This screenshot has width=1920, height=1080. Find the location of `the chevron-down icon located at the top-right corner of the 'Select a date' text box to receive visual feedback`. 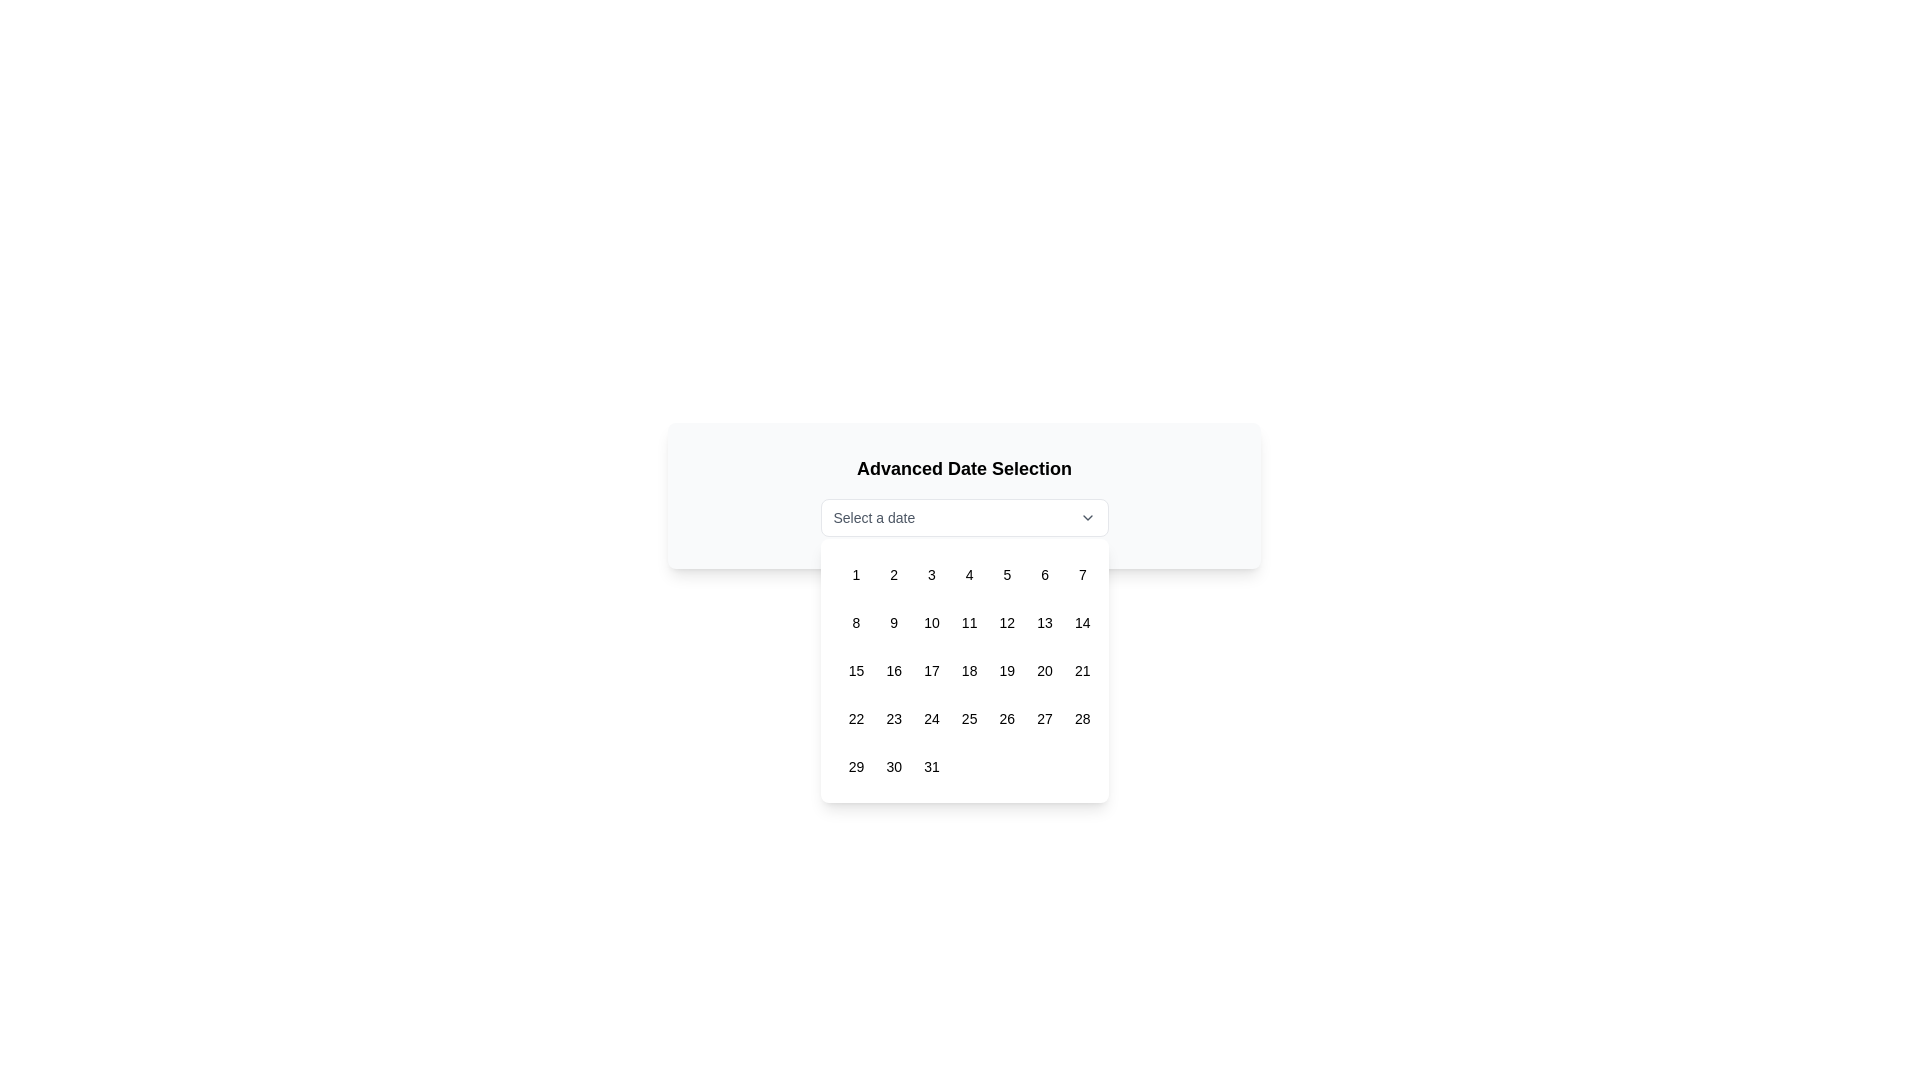

the chevron-down icon located at the top-right corner of the 'Select a date' text box to receive visual feedback is located at coordinates (1086, 516).